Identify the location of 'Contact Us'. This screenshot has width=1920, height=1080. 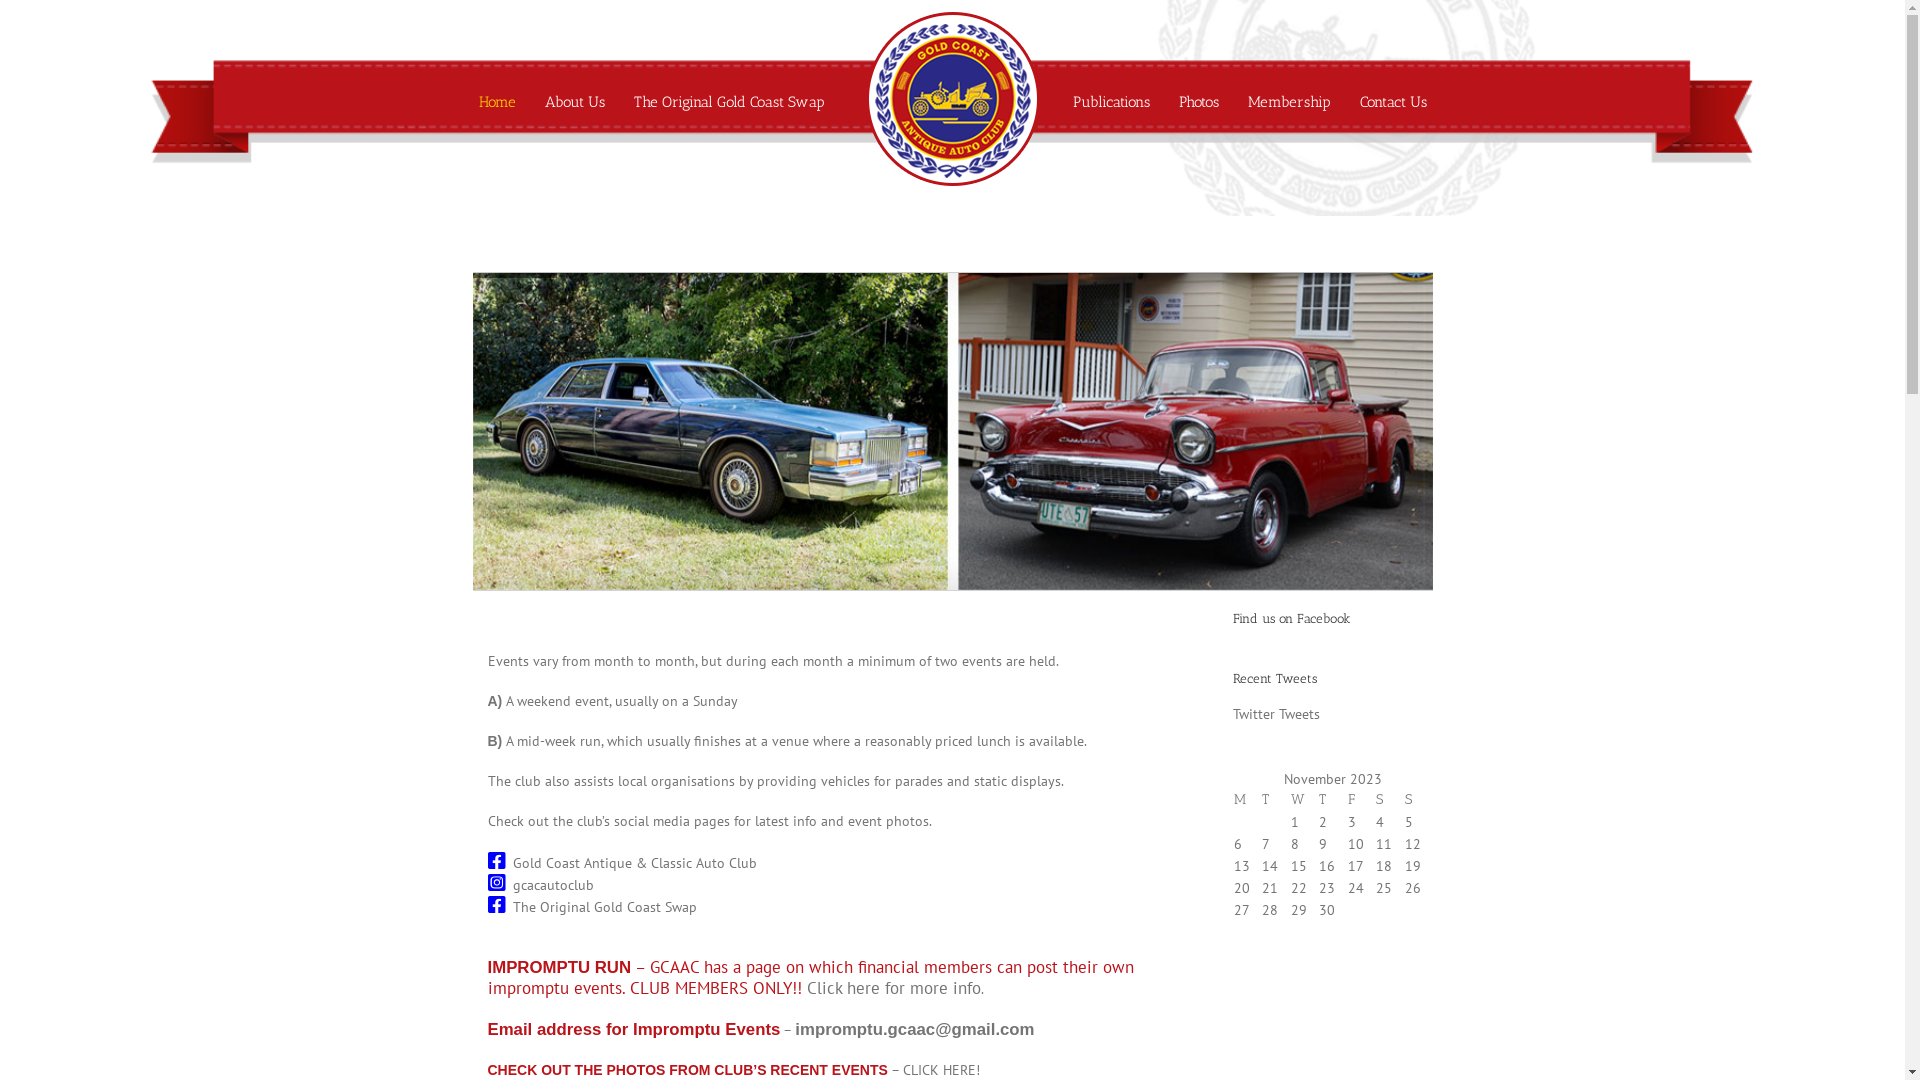
(1392, 101).